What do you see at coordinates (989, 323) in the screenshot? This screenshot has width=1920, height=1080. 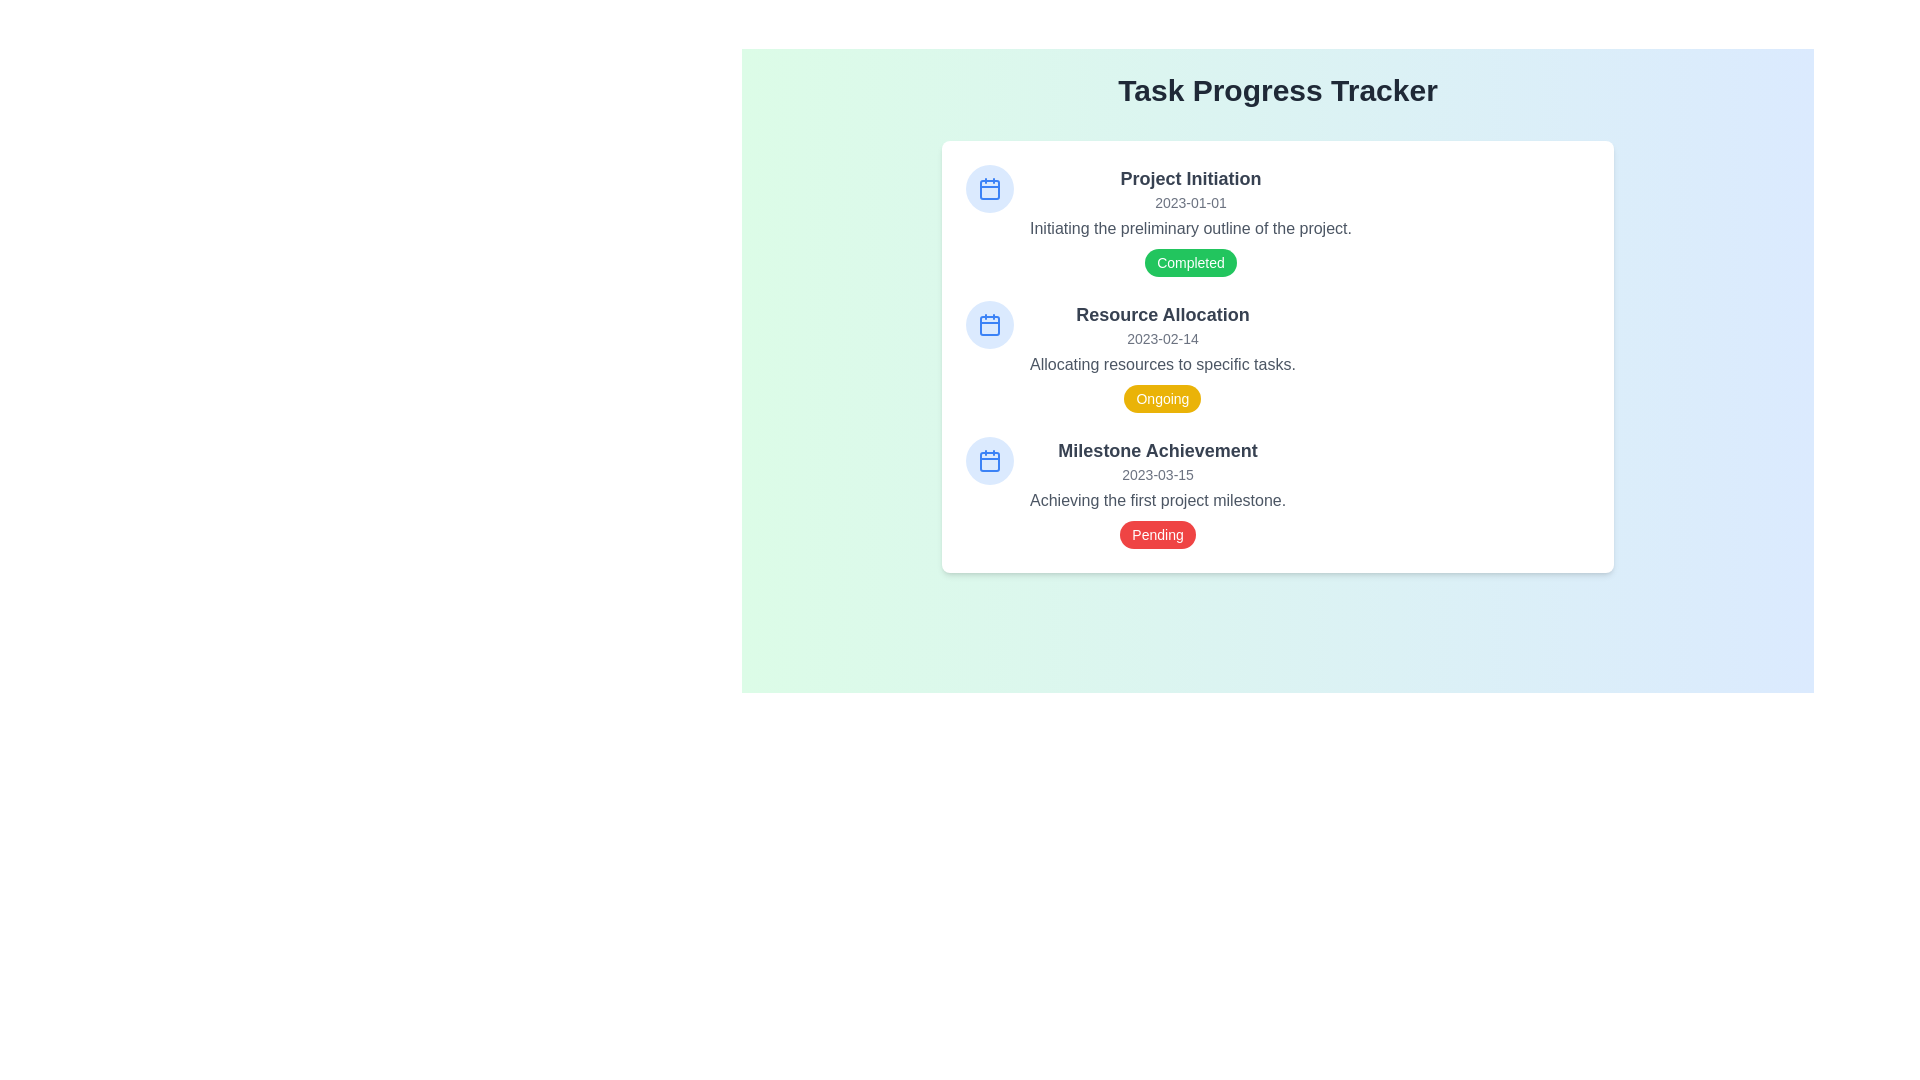 I see `the calendar icon associated with the 'Resource Allocation' task` at bounding box center [989, 323].